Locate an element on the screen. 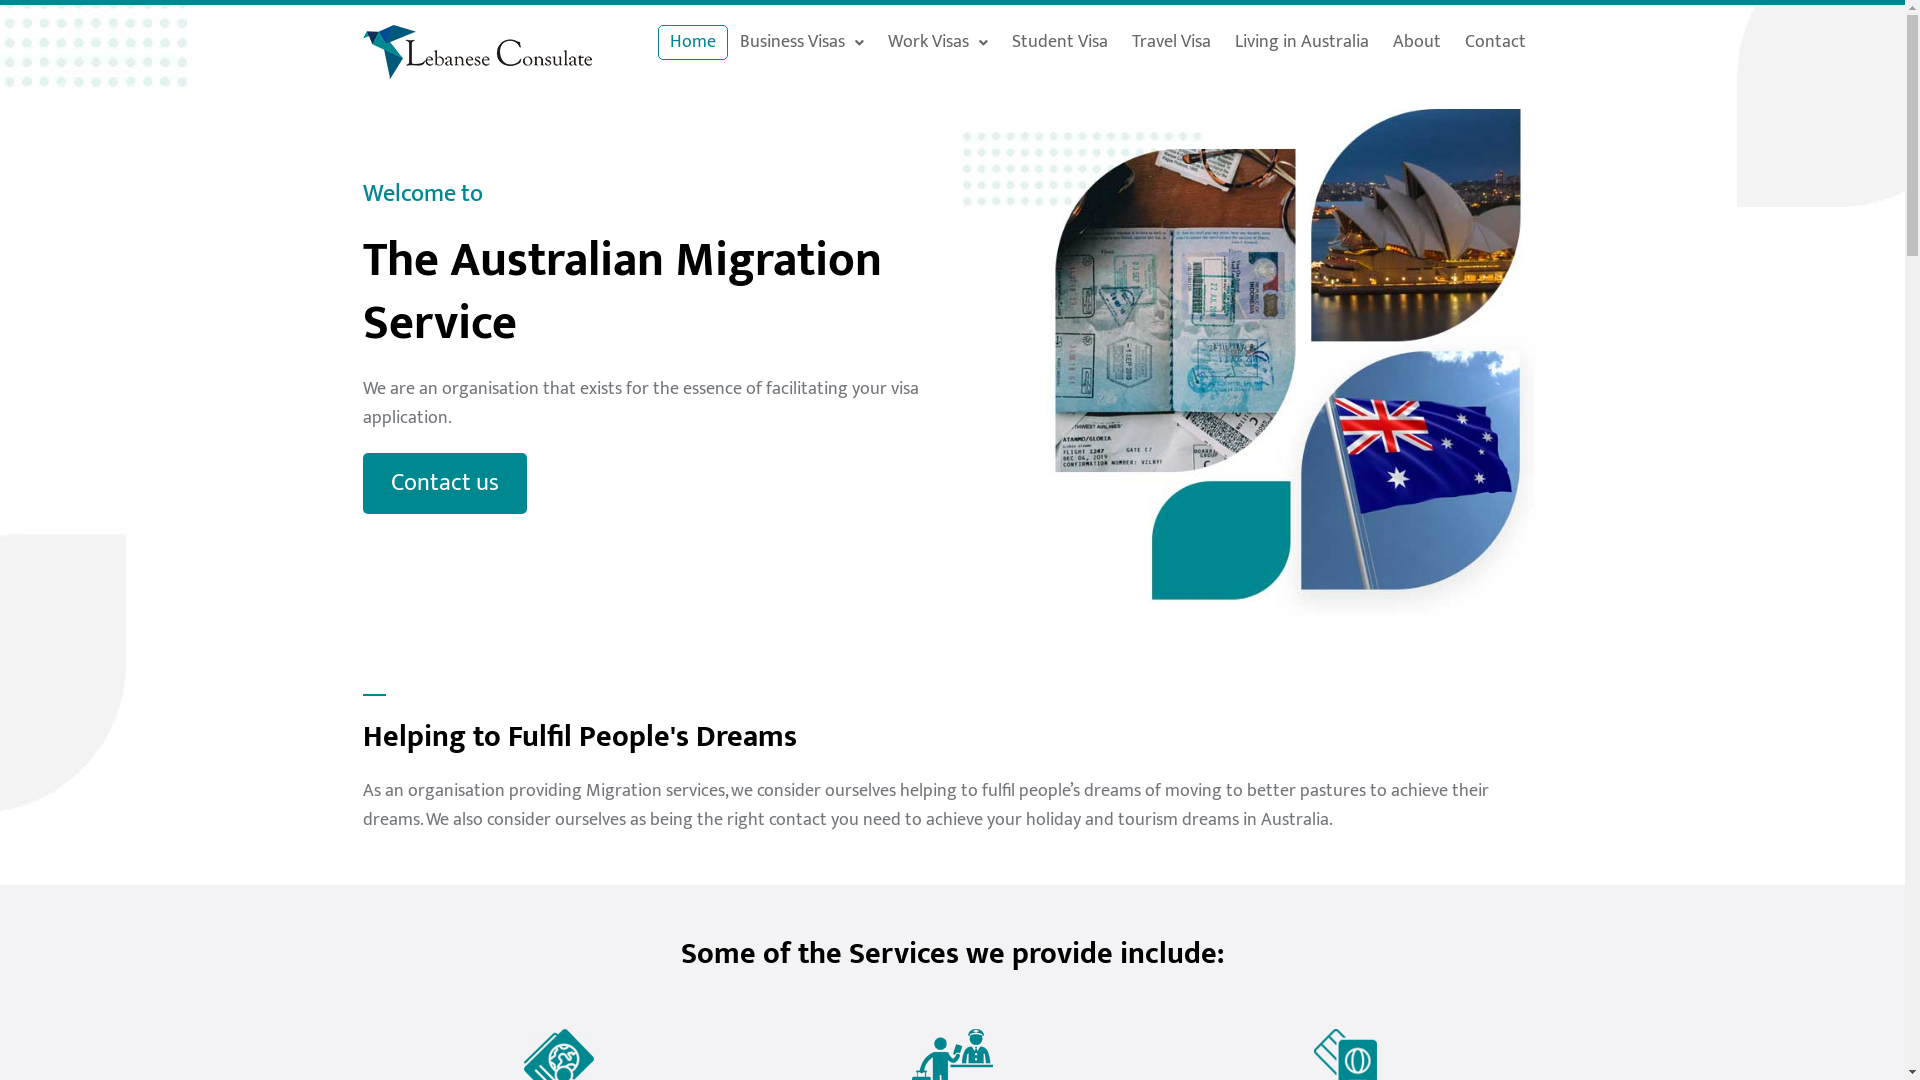 The width and height of the screenshot is (1920, 1080). 'Work Visas' is located at coordinates (936, 42).